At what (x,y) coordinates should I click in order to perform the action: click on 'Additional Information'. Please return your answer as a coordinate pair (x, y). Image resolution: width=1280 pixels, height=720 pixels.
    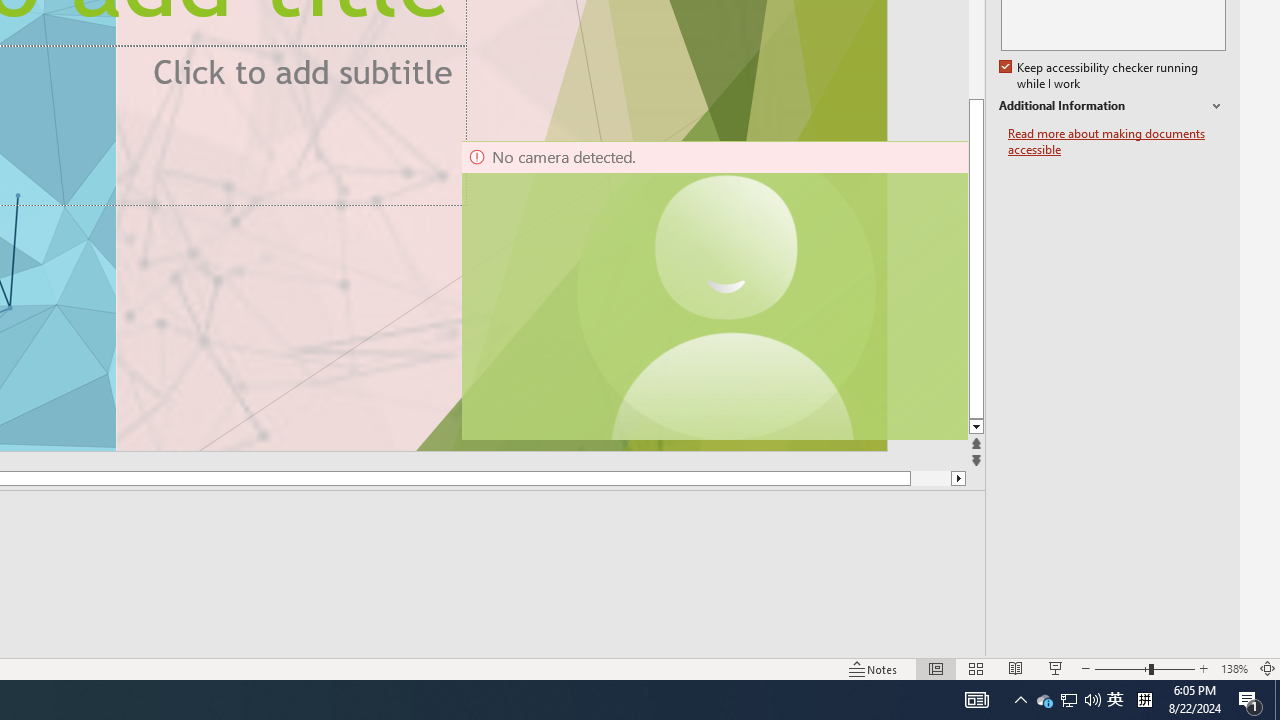
    Looking at the image, I should click on (1111, 106).